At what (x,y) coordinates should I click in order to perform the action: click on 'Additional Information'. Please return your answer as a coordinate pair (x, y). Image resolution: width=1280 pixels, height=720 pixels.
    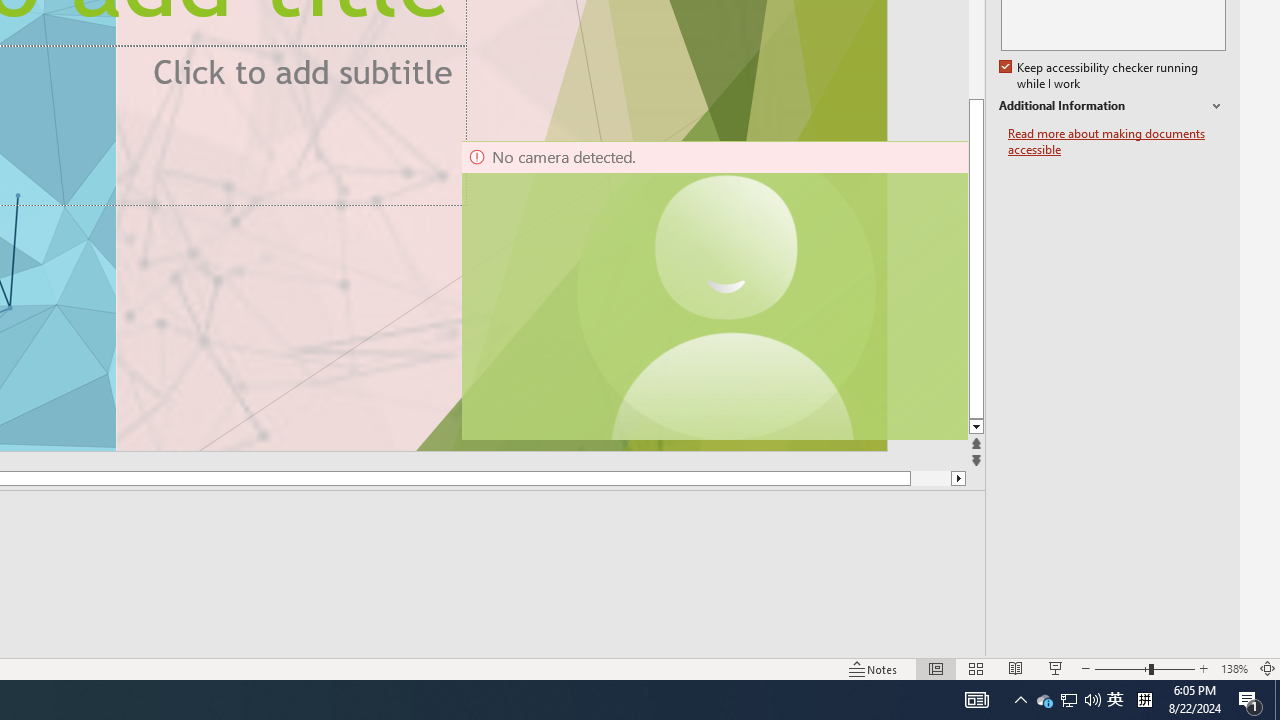
    Looking at the image, I should click on (1111, 106).